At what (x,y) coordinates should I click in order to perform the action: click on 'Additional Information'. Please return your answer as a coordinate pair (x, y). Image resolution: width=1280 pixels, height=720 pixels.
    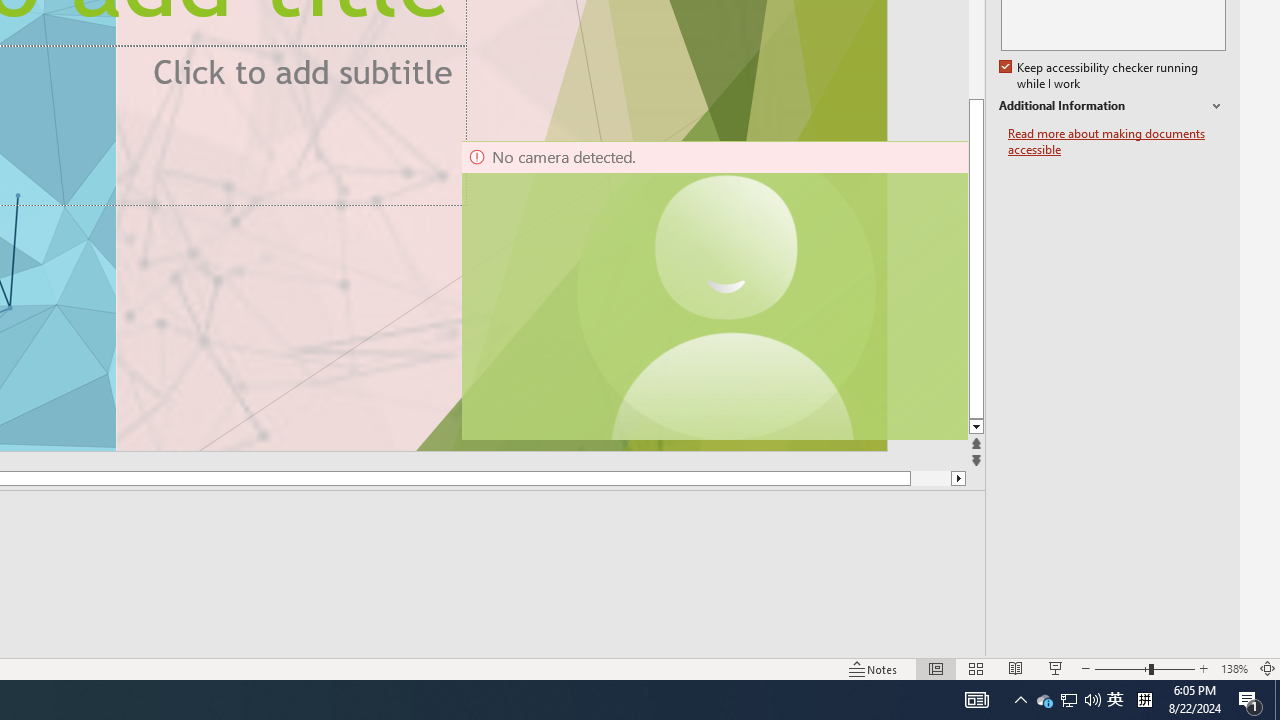
    Looking at the image, I should click on (1111, 106).